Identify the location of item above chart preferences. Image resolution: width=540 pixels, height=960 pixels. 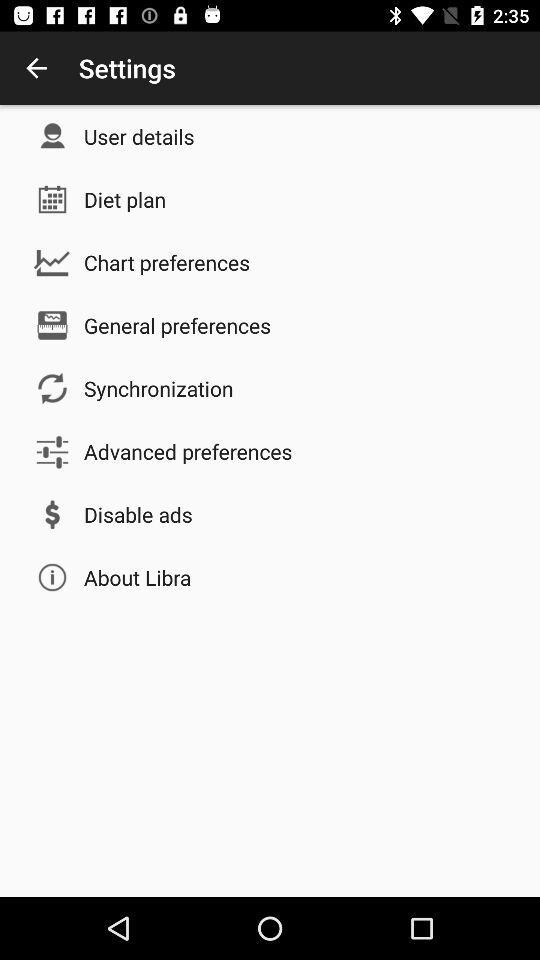
(125, 199).